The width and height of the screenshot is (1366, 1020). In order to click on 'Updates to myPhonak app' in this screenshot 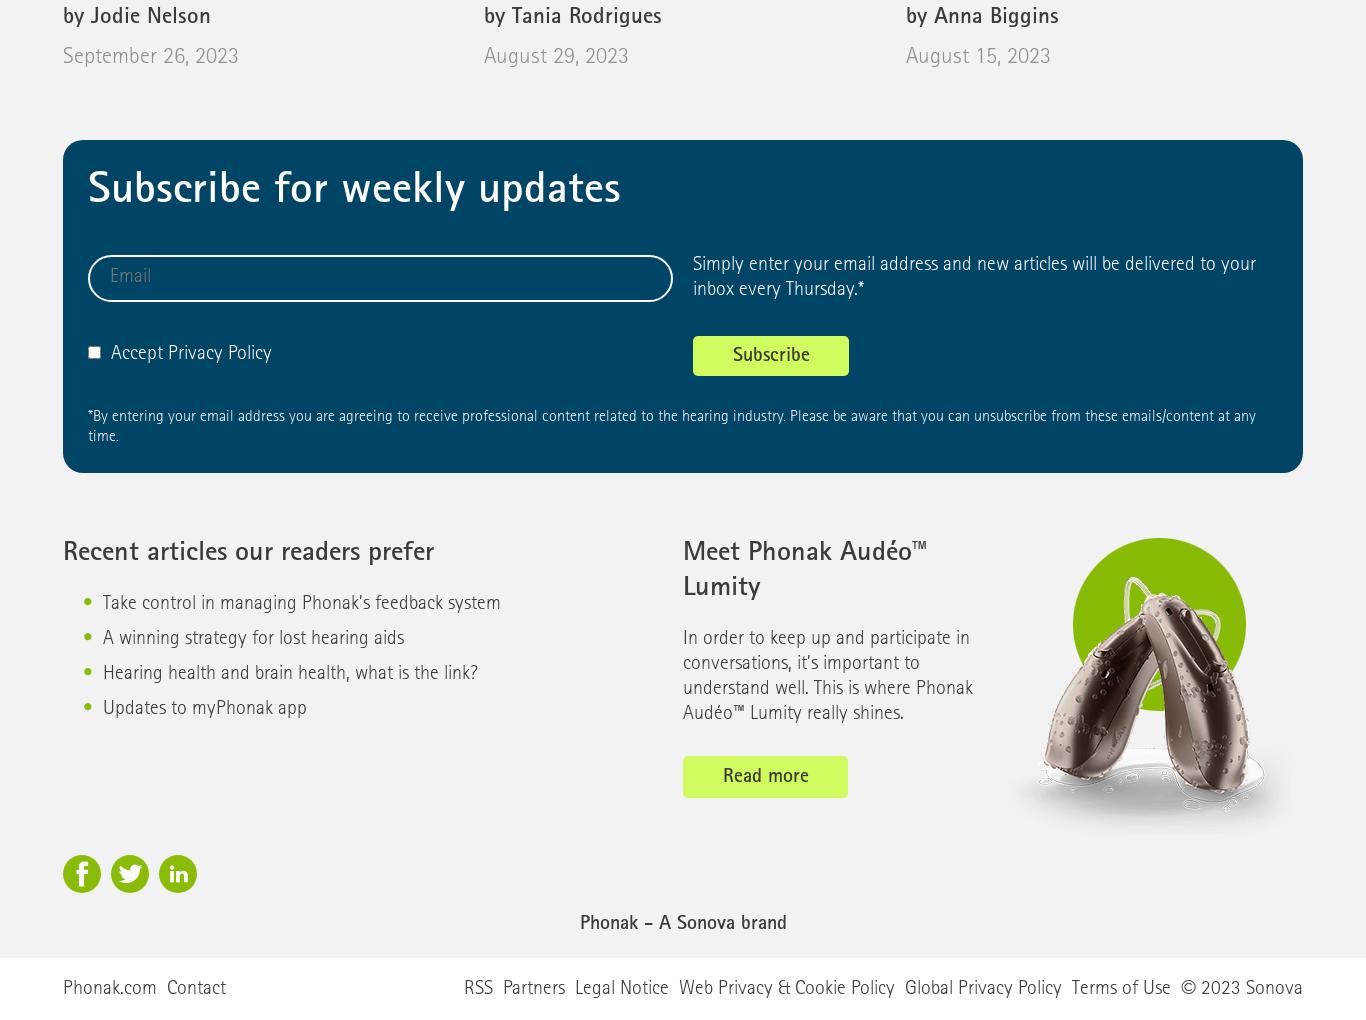, I will do `click(204, 709)`.